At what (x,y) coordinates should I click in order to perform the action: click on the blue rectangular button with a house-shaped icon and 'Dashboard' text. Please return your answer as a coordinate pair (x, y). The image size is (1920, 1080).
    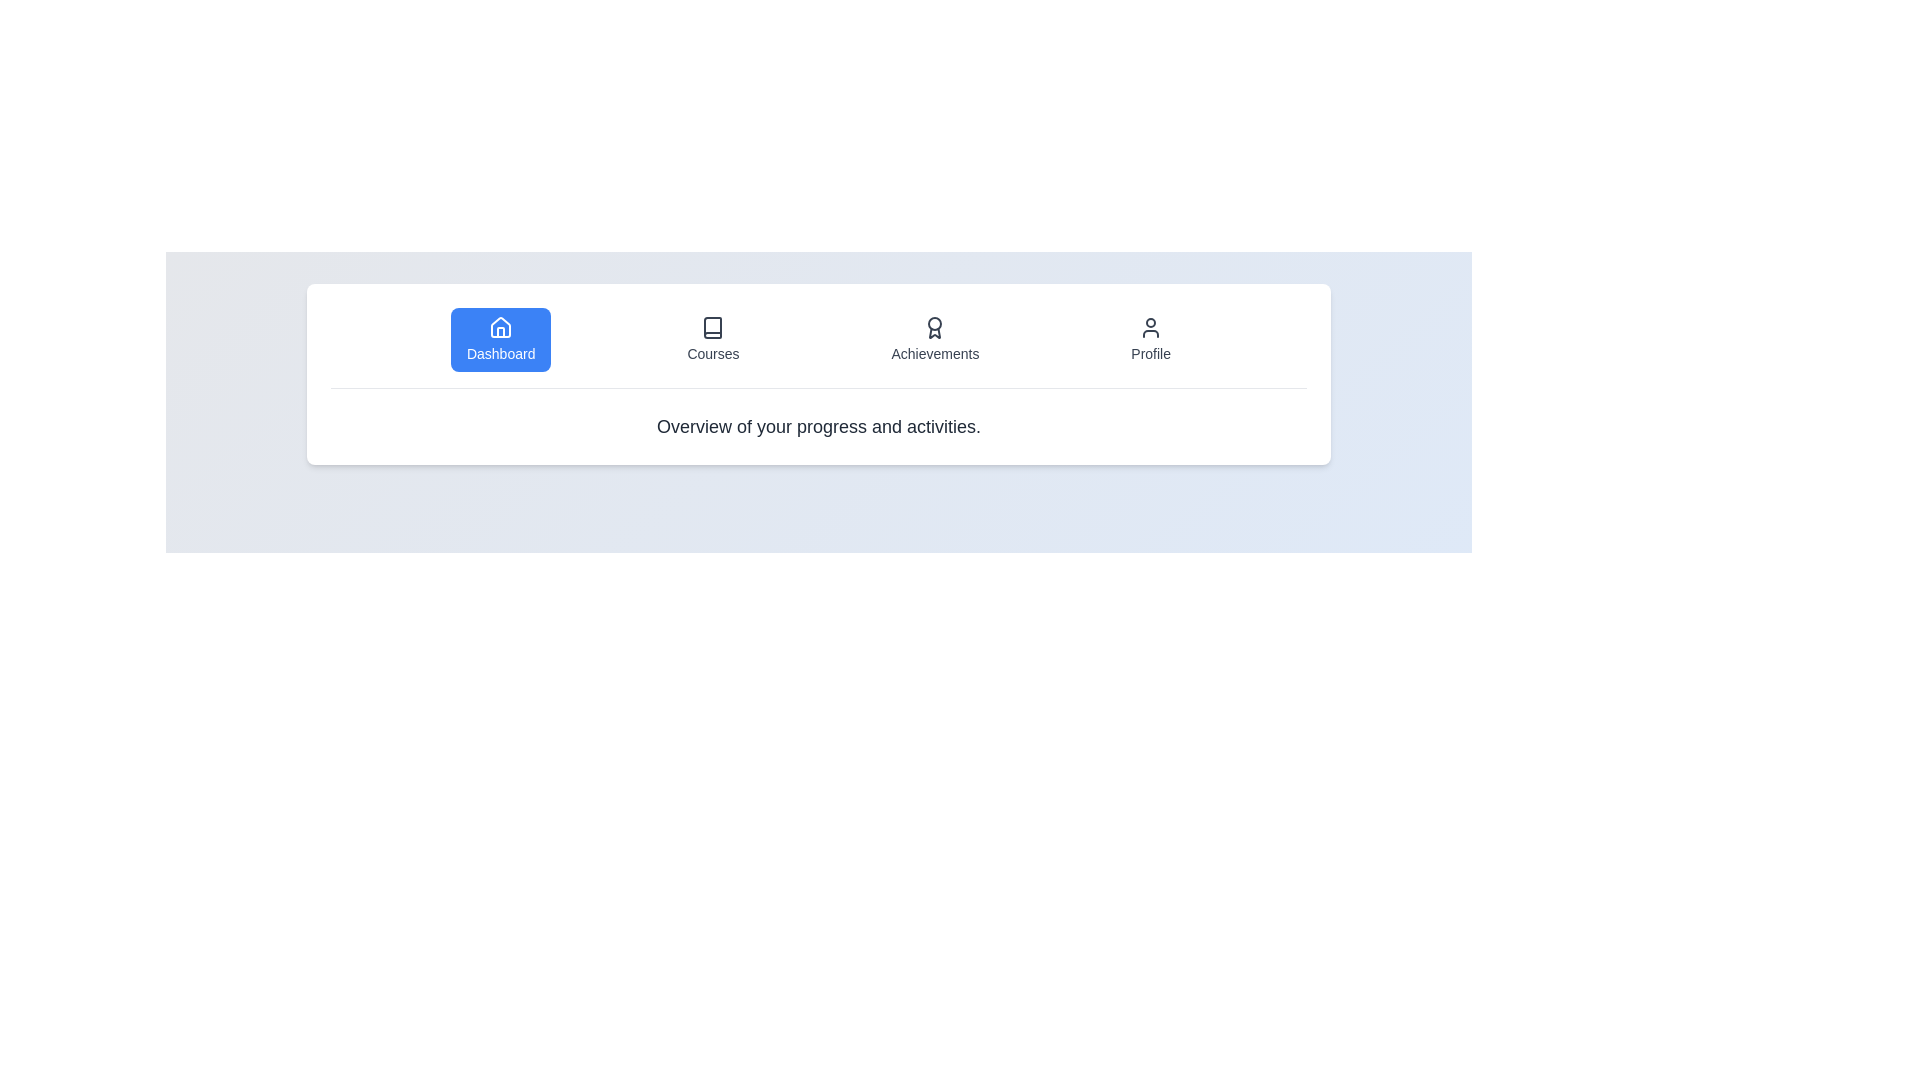
    Looking at the image, I should click on (501, 338).